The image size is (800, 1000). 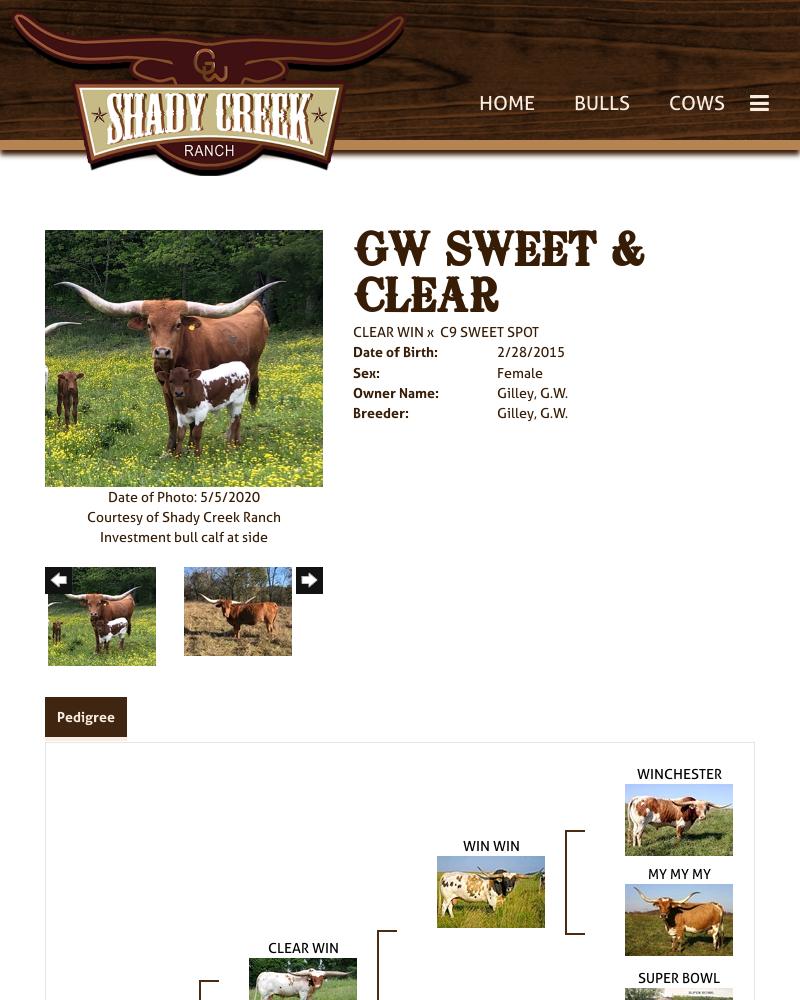 I want to click on 'Investment bull calf at side', so click(x=183, y=535).